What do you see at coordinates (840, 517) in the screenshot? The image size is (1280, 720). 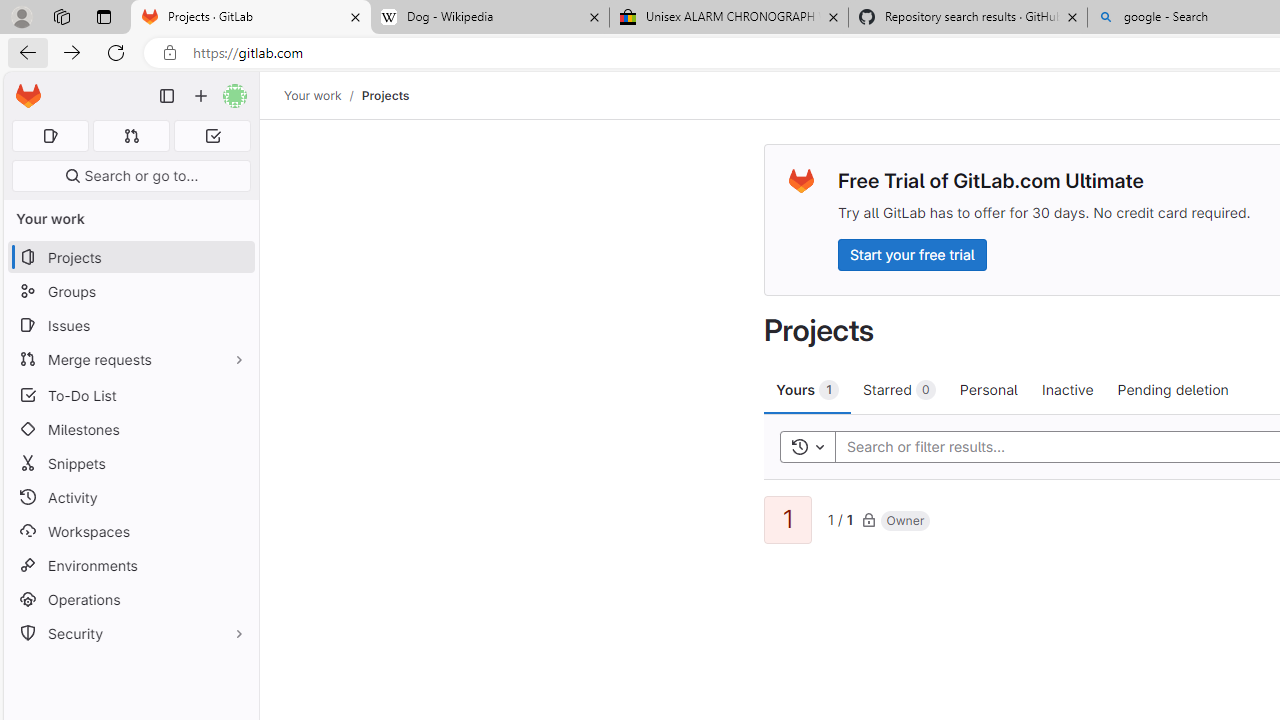 I see `'1 / 1'` at bounding box center [840, 517].